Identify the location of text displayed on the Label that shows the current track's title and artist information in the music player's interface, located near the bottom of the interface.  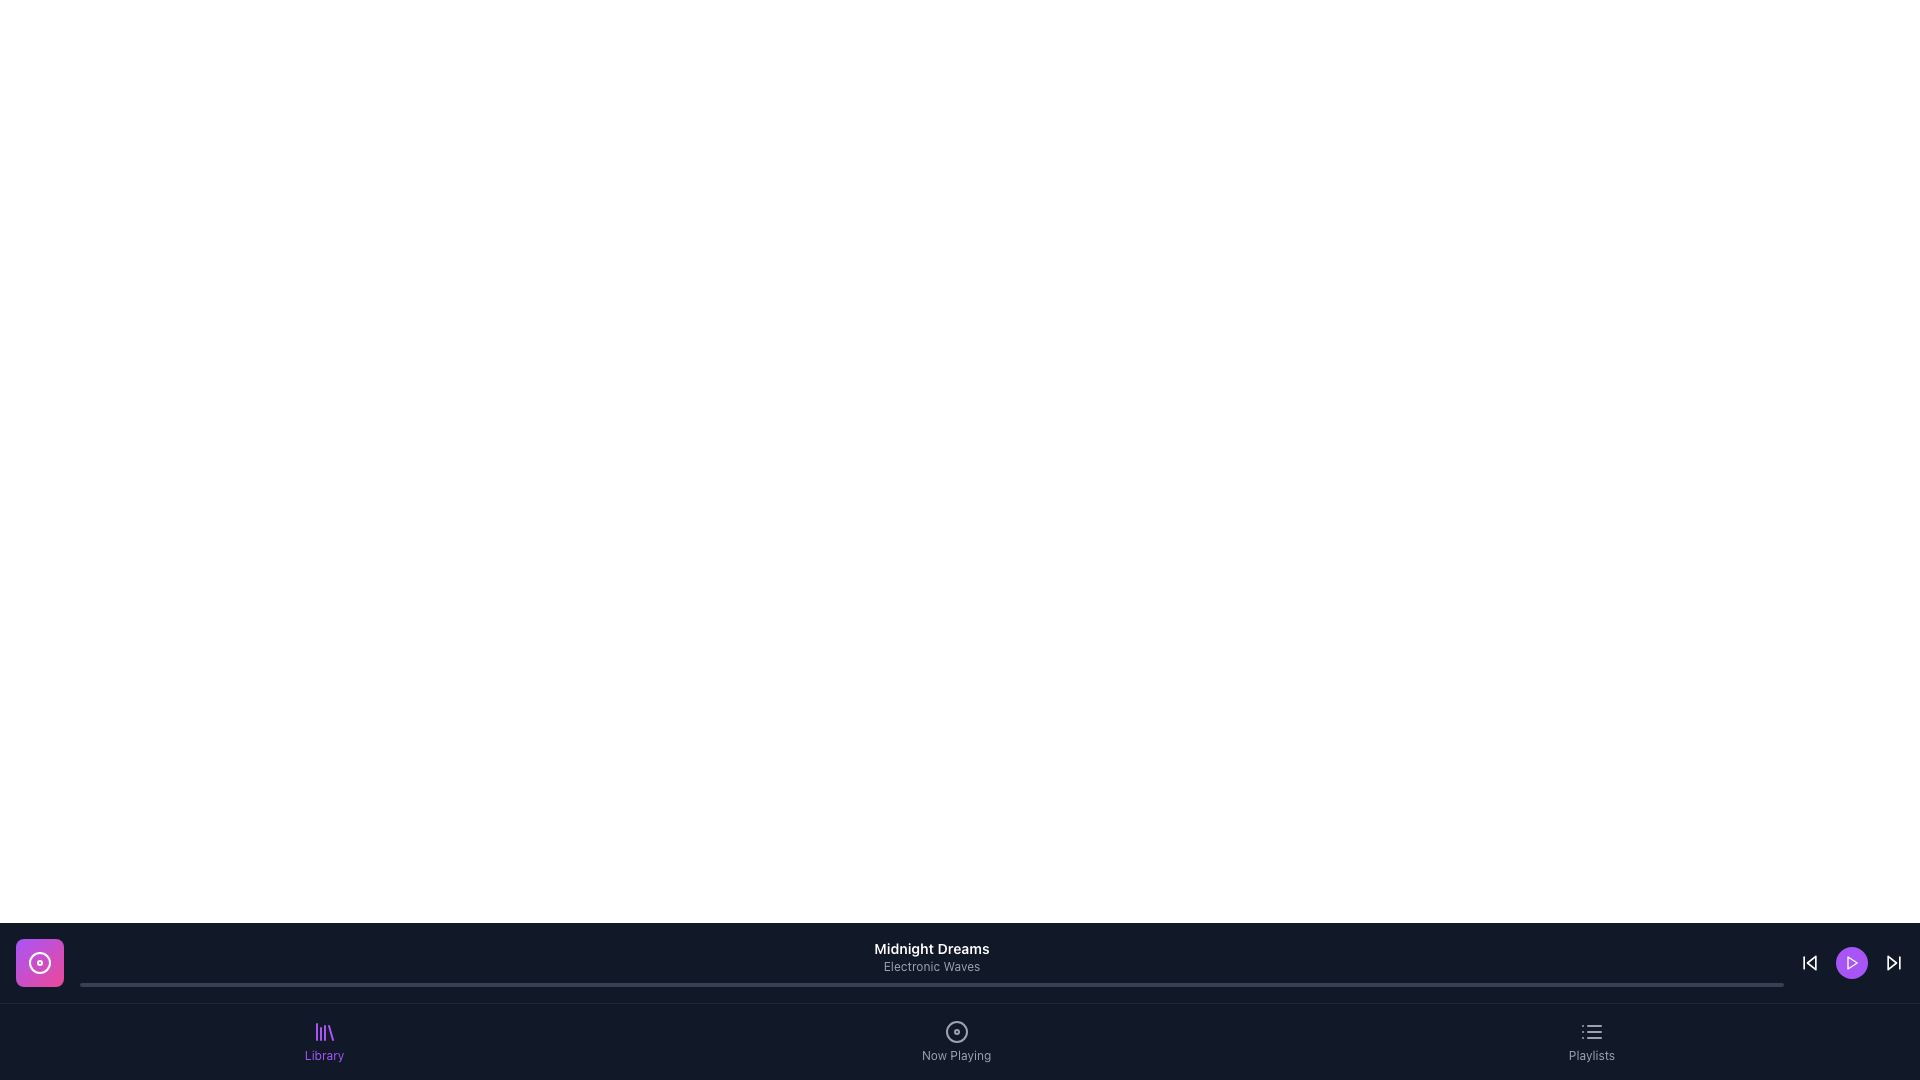
(930, 962).